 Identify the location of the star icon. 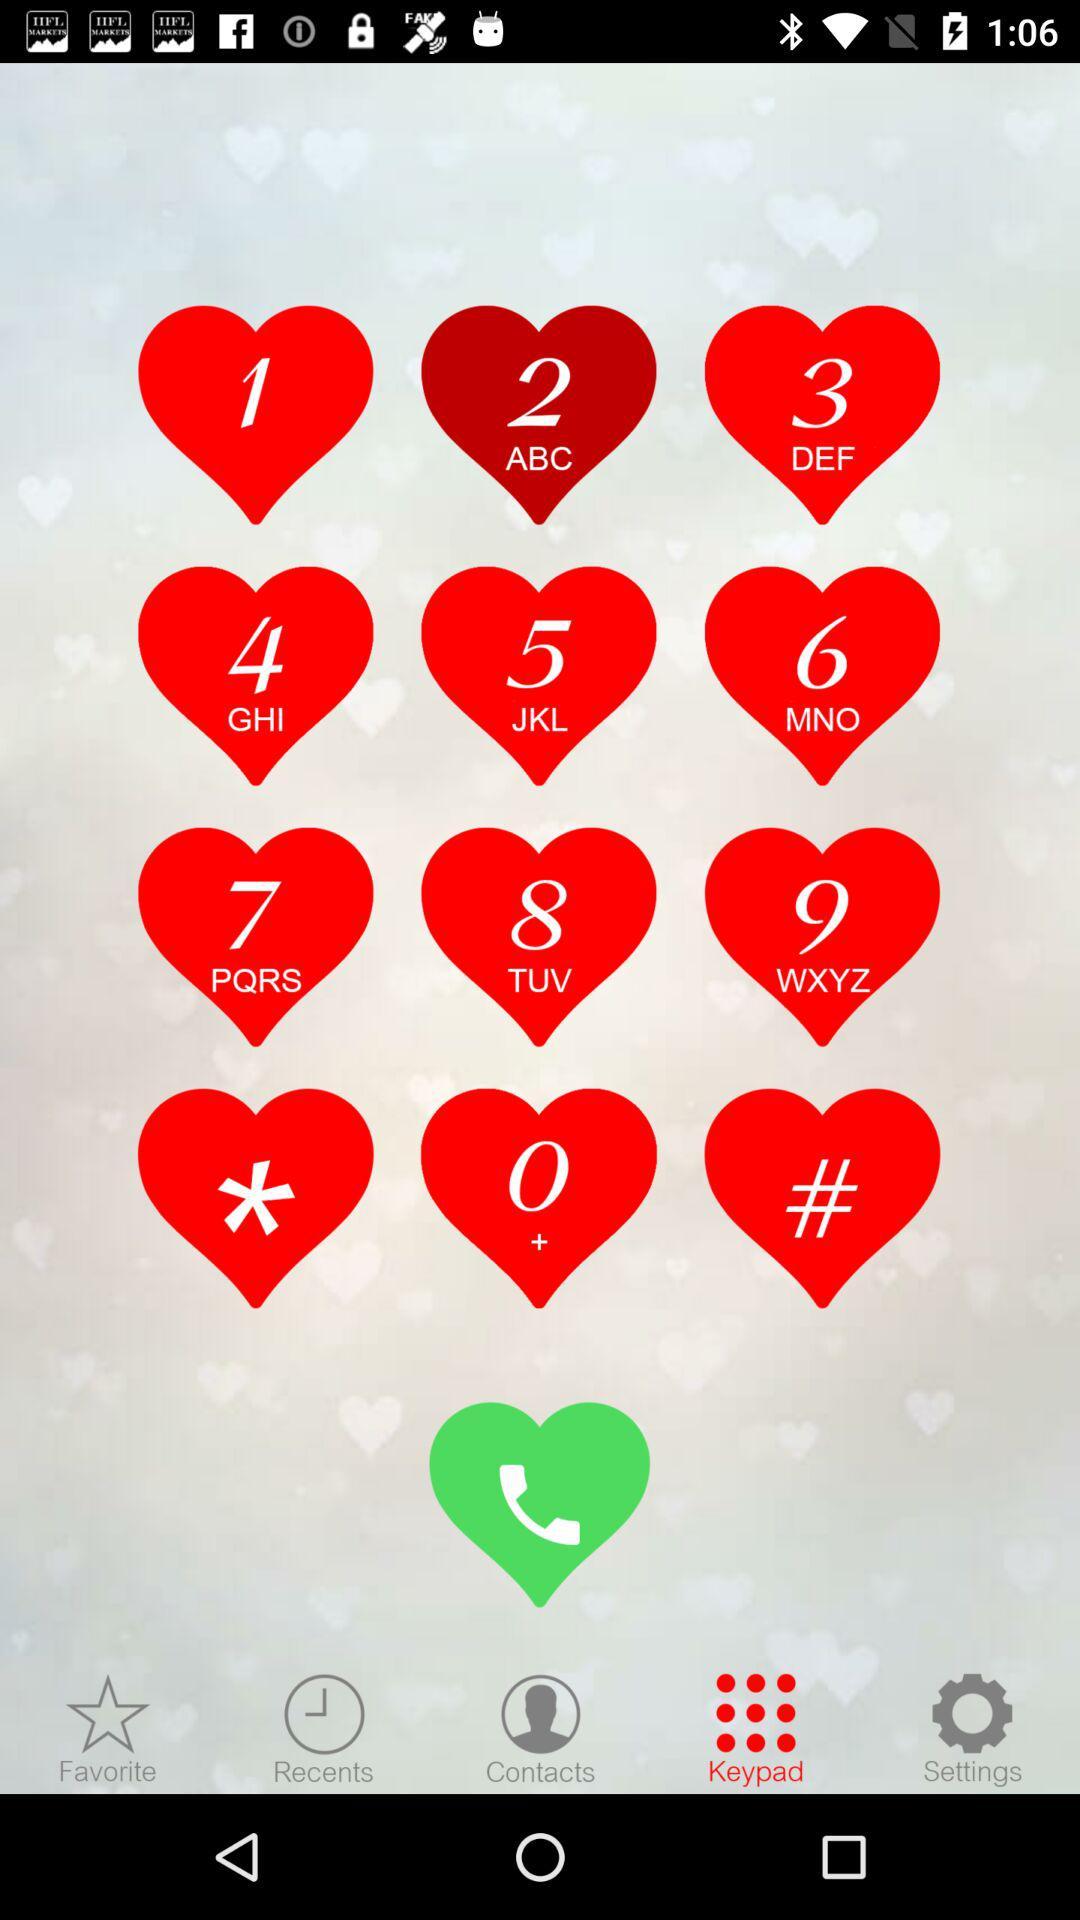
(108, 1728).